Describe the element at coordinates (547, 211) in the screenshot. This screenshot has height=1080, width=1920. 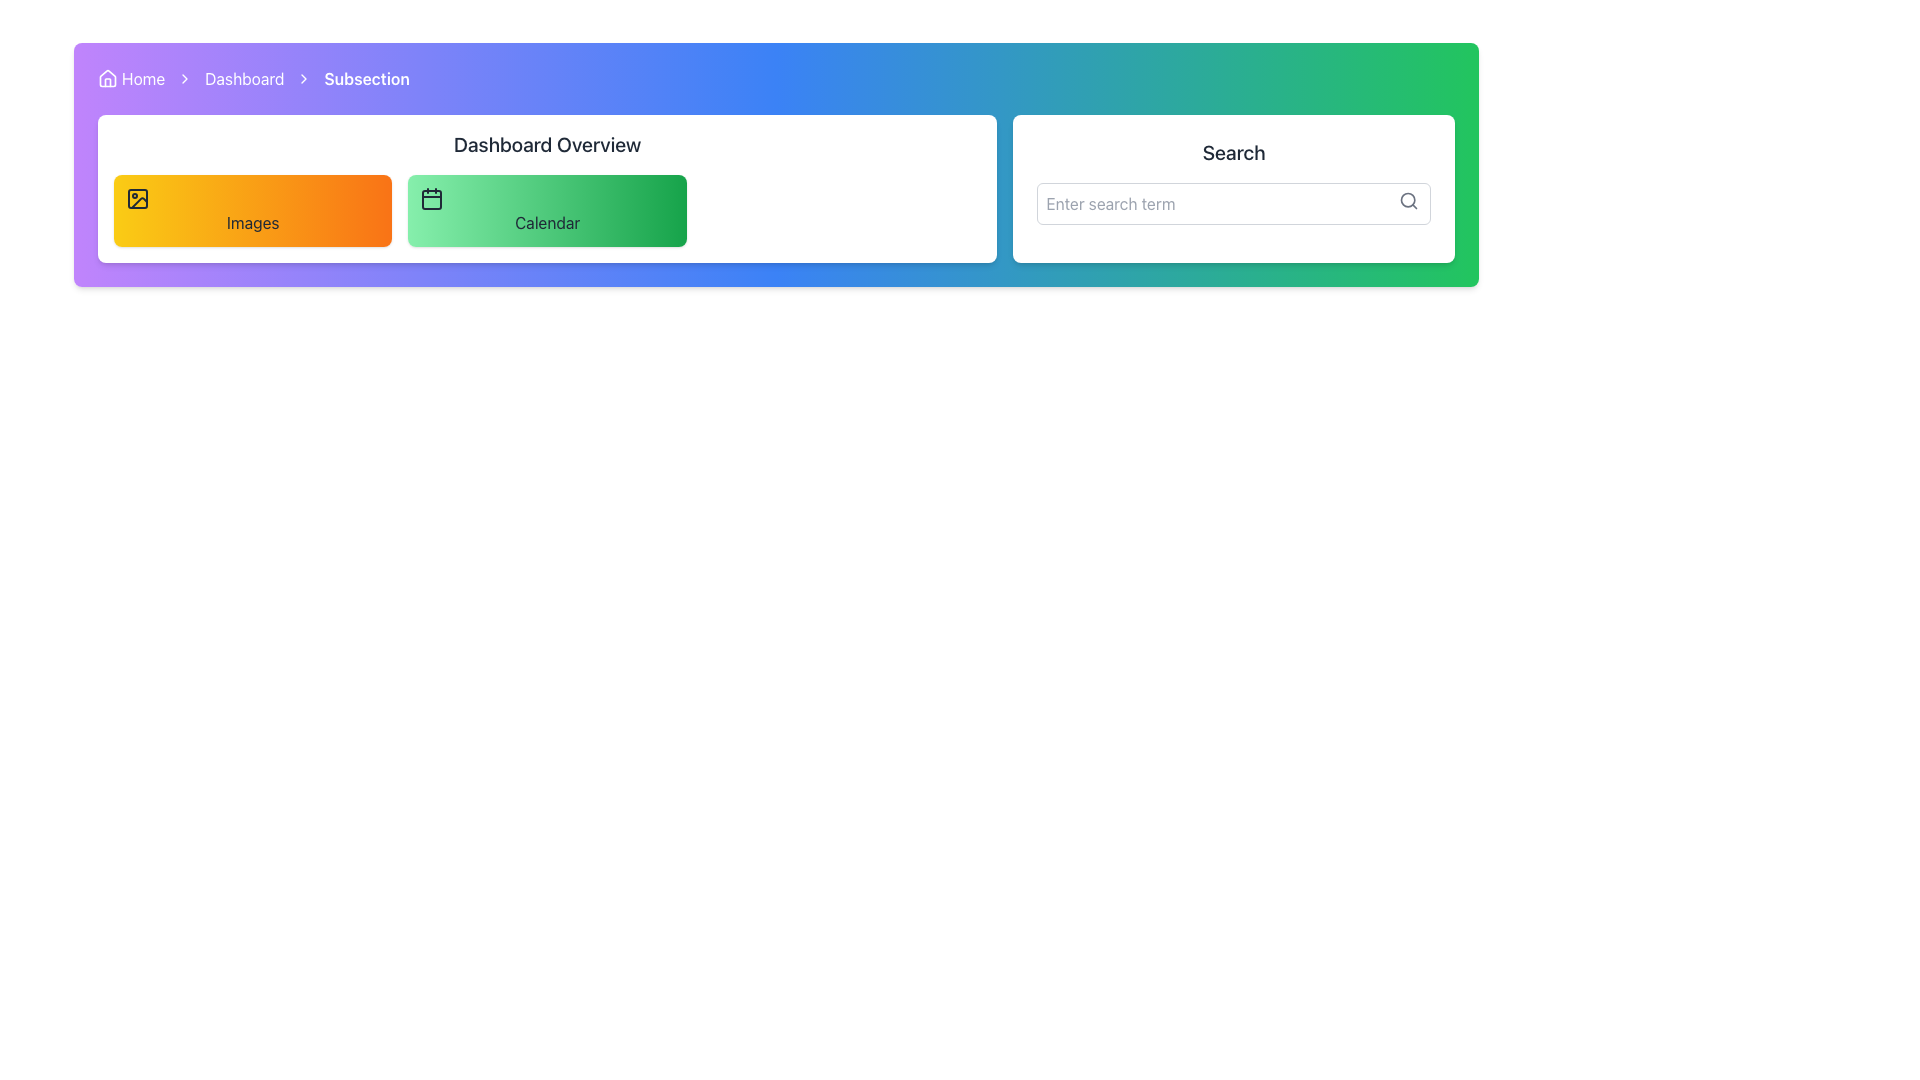
I see `the button in the grid structure beneath 'Dashboard Overview'` at that location.